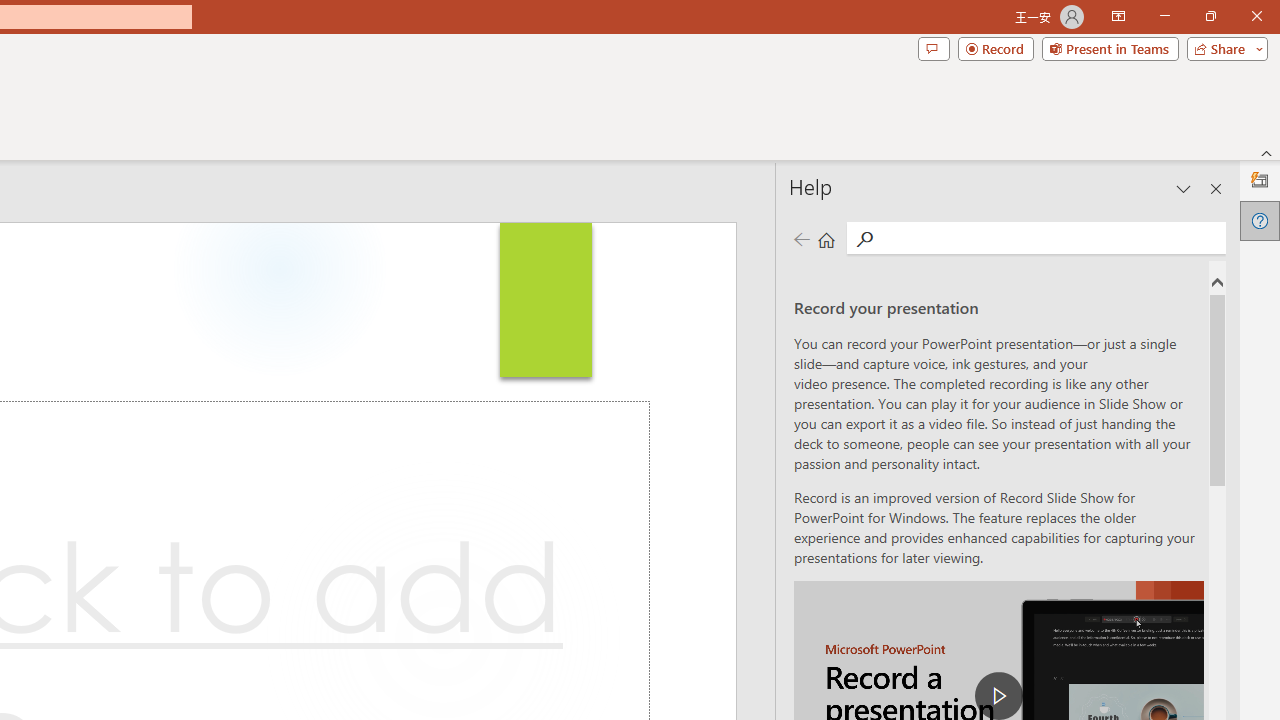 This screenshot has width=1280, height=720. What do you see at coordinates (1266, 152) in the screenshot?
I see `'Collapse the Ribbon'` at bounding box center [1266, 152].